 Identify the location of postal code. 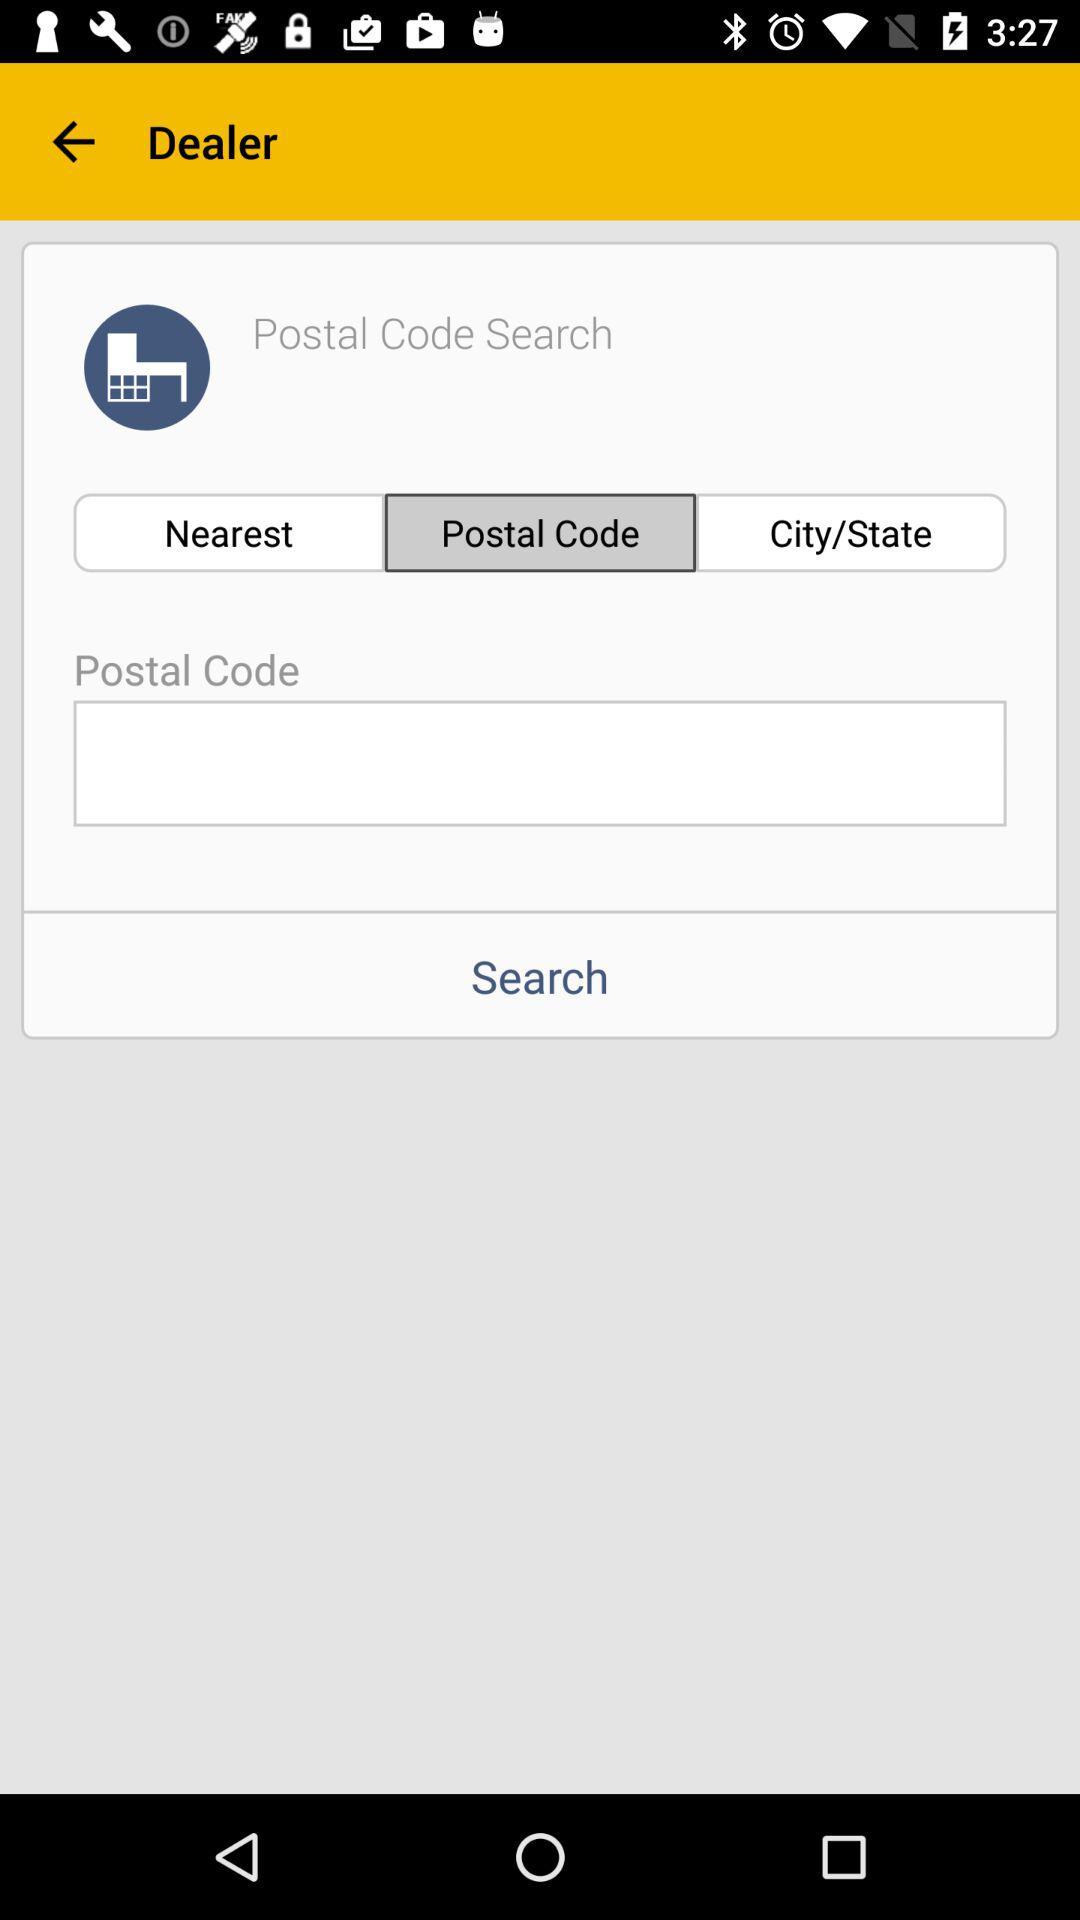
(540, 762).